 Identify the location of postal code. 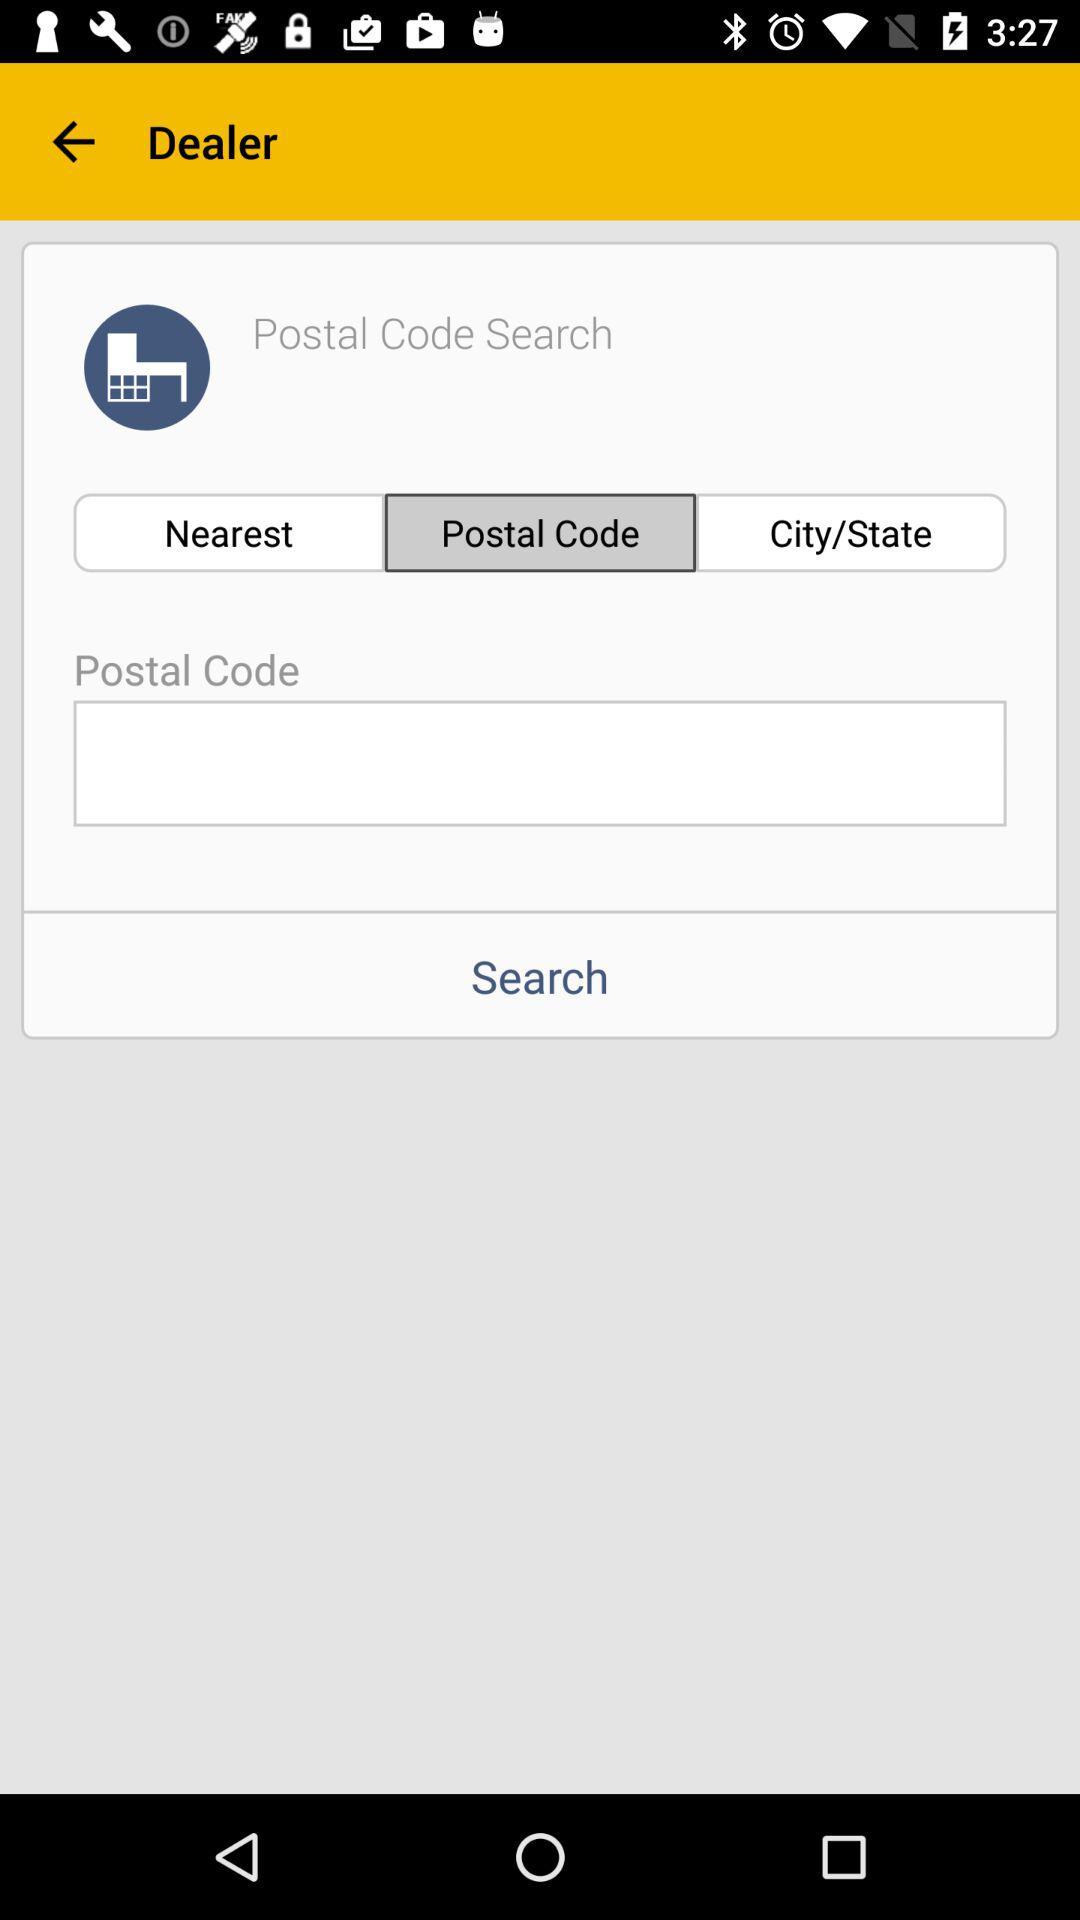
(540, 762).